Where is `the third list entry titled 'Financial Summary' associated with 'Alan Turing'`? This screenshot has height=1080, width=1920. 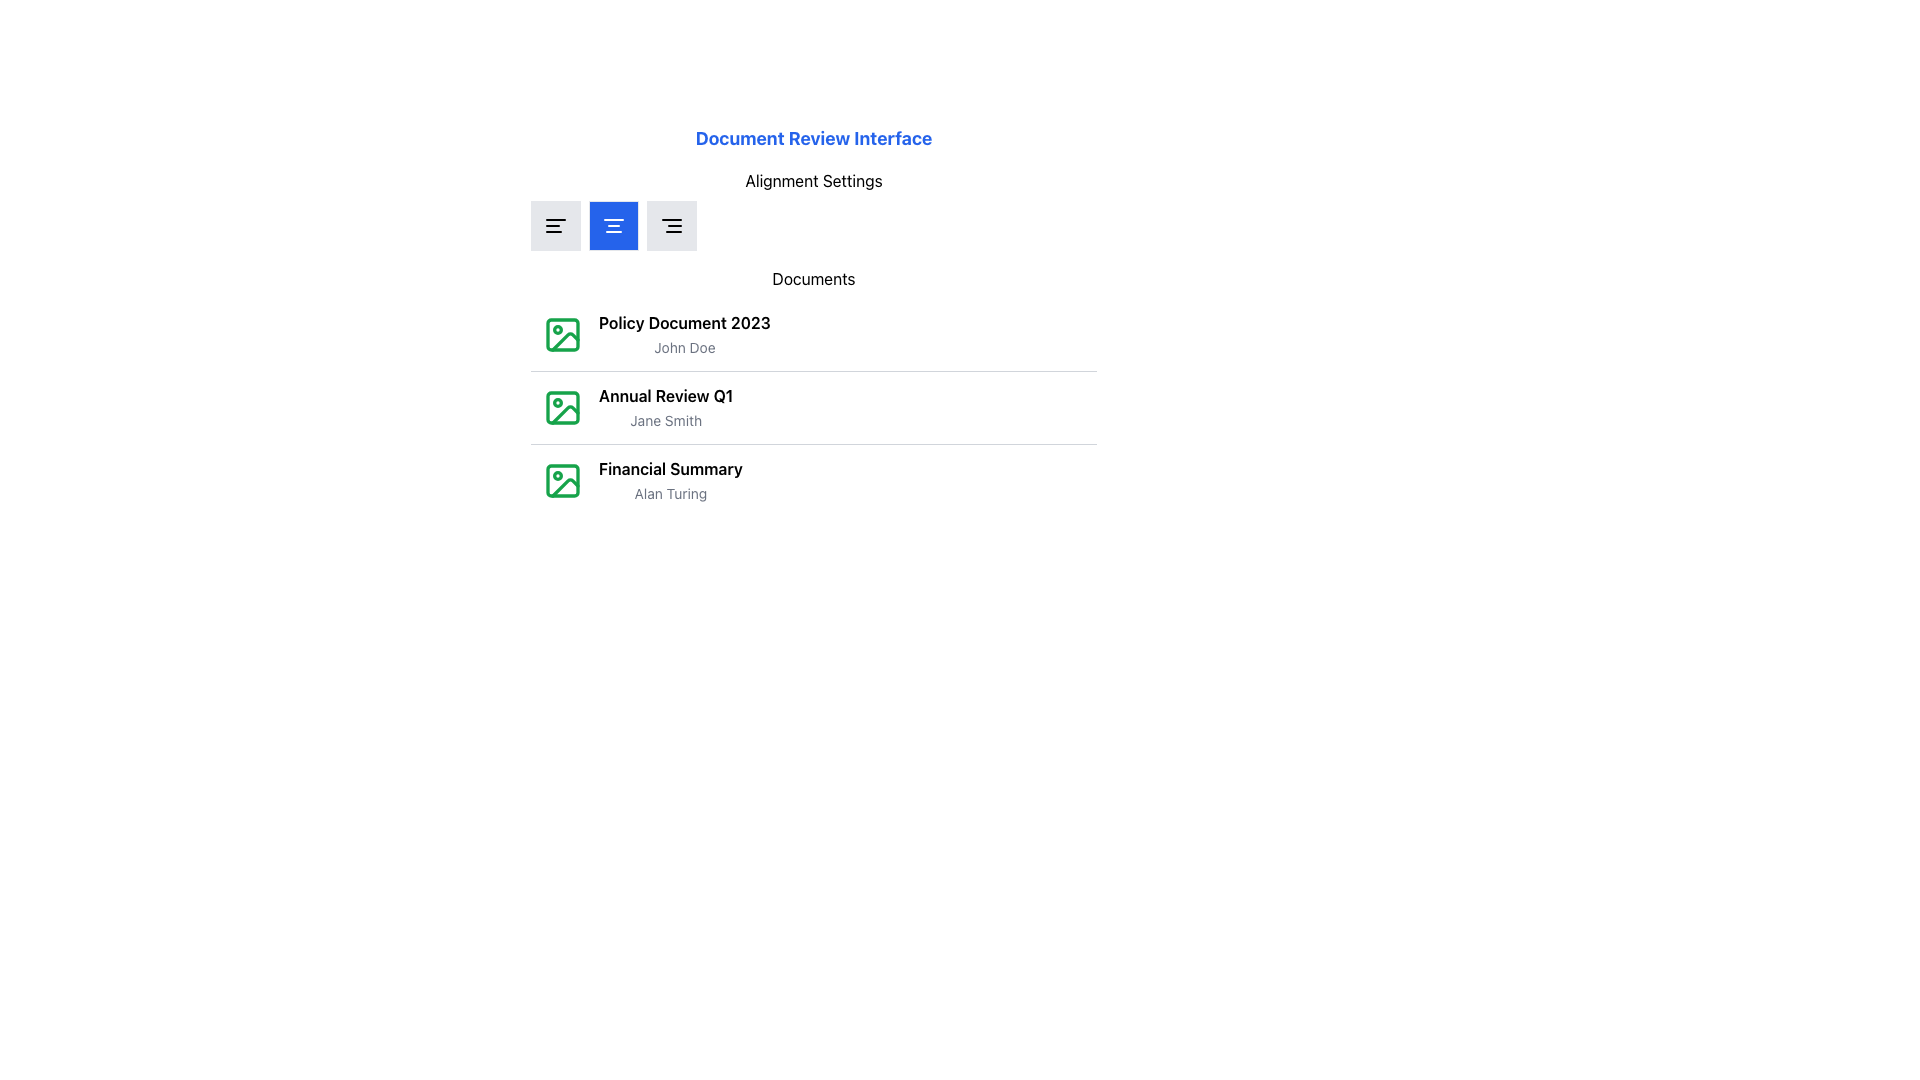 the third list entry titled 'Financial Summary' associated with 'Alan Turing' is located at coordinates (642, 481).